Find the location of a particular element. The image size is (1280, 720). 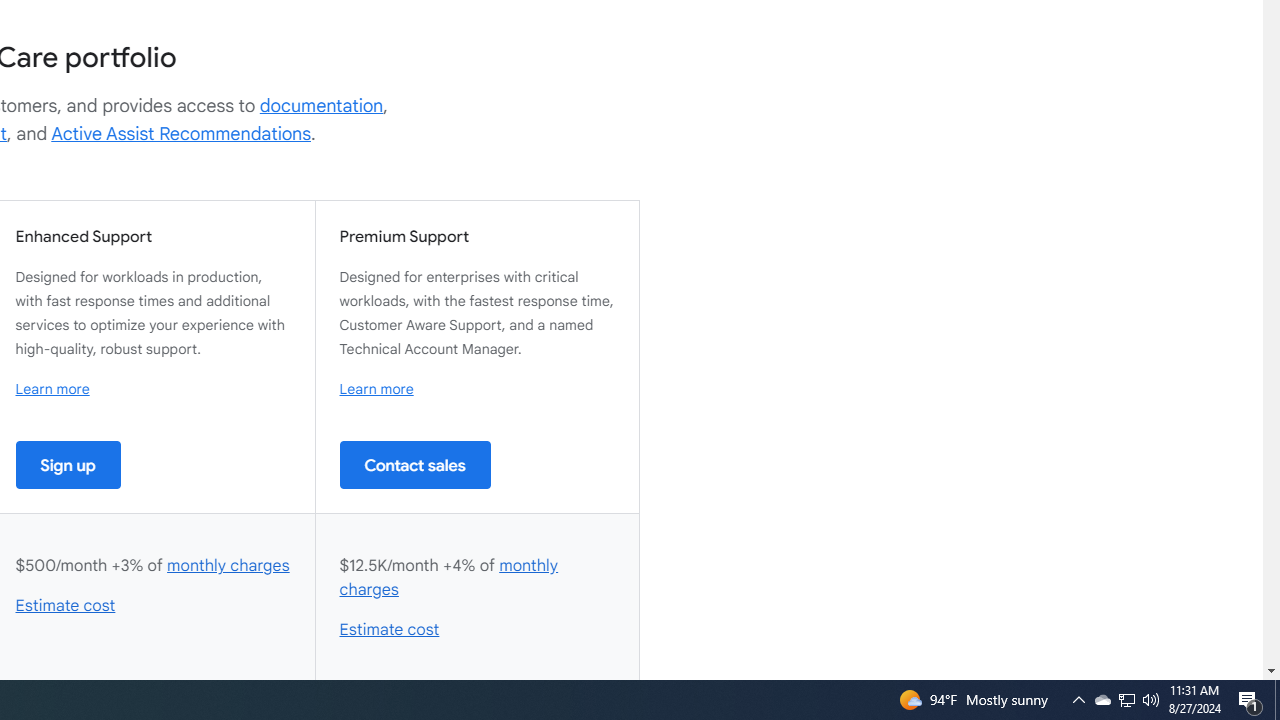

'documentation' is located at coordinates (321, 105).